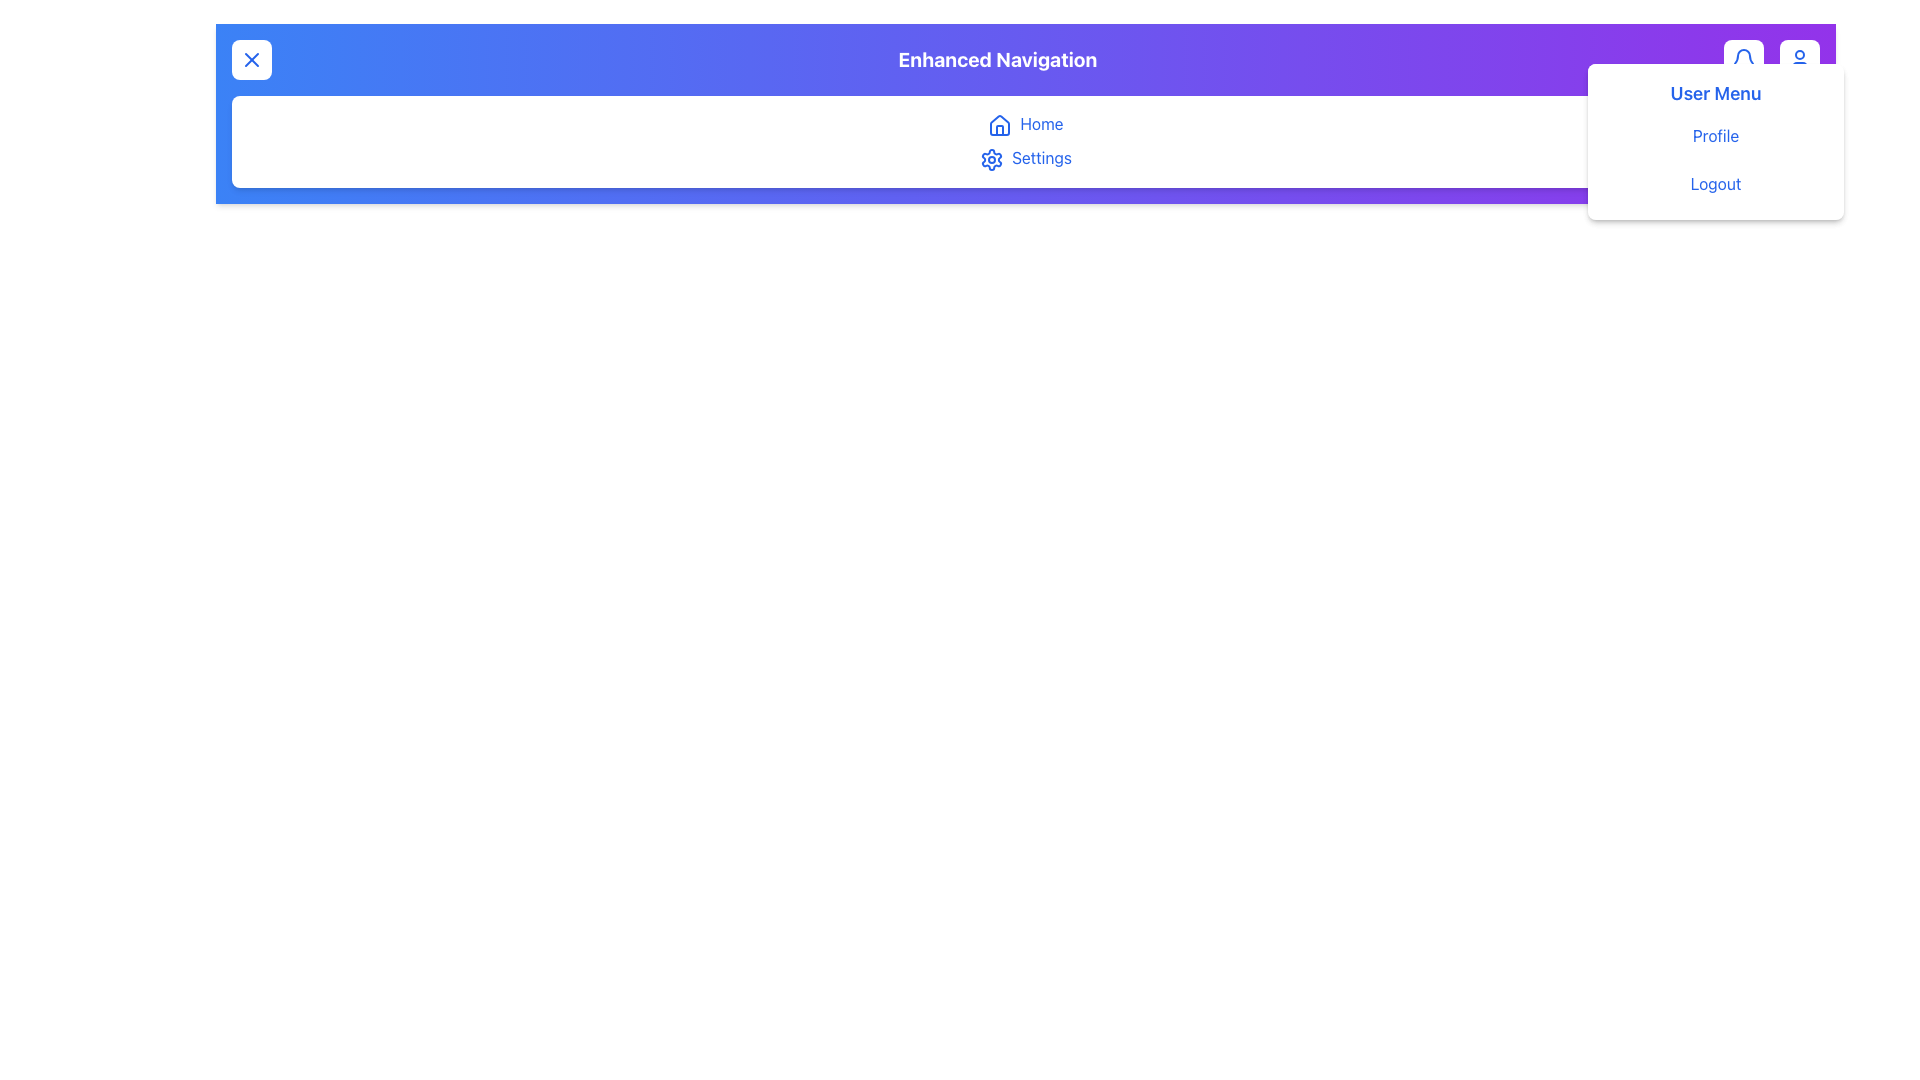 This screenshot has height=1080, width=1920. I want to click on the house-shaped outline icon in the navigation bar, so click(1000, 125).